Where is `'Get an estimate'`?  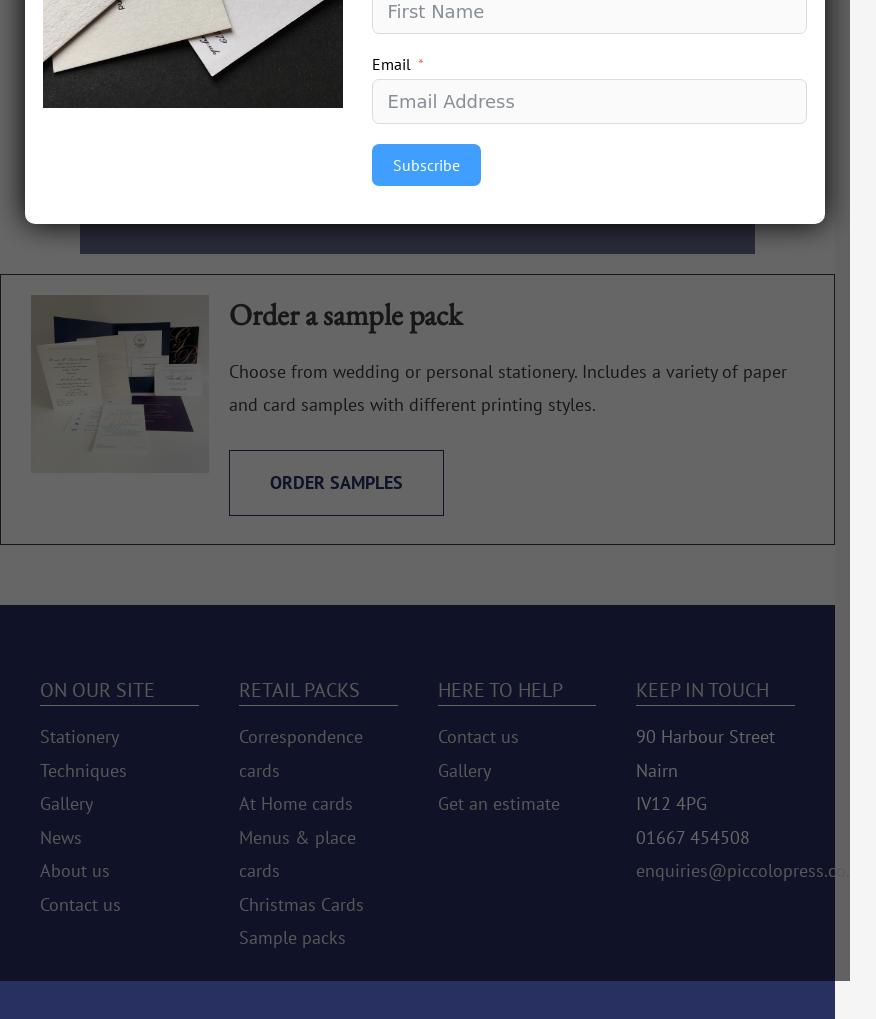 'Get an estimate' is located at coordinates (498, 803).